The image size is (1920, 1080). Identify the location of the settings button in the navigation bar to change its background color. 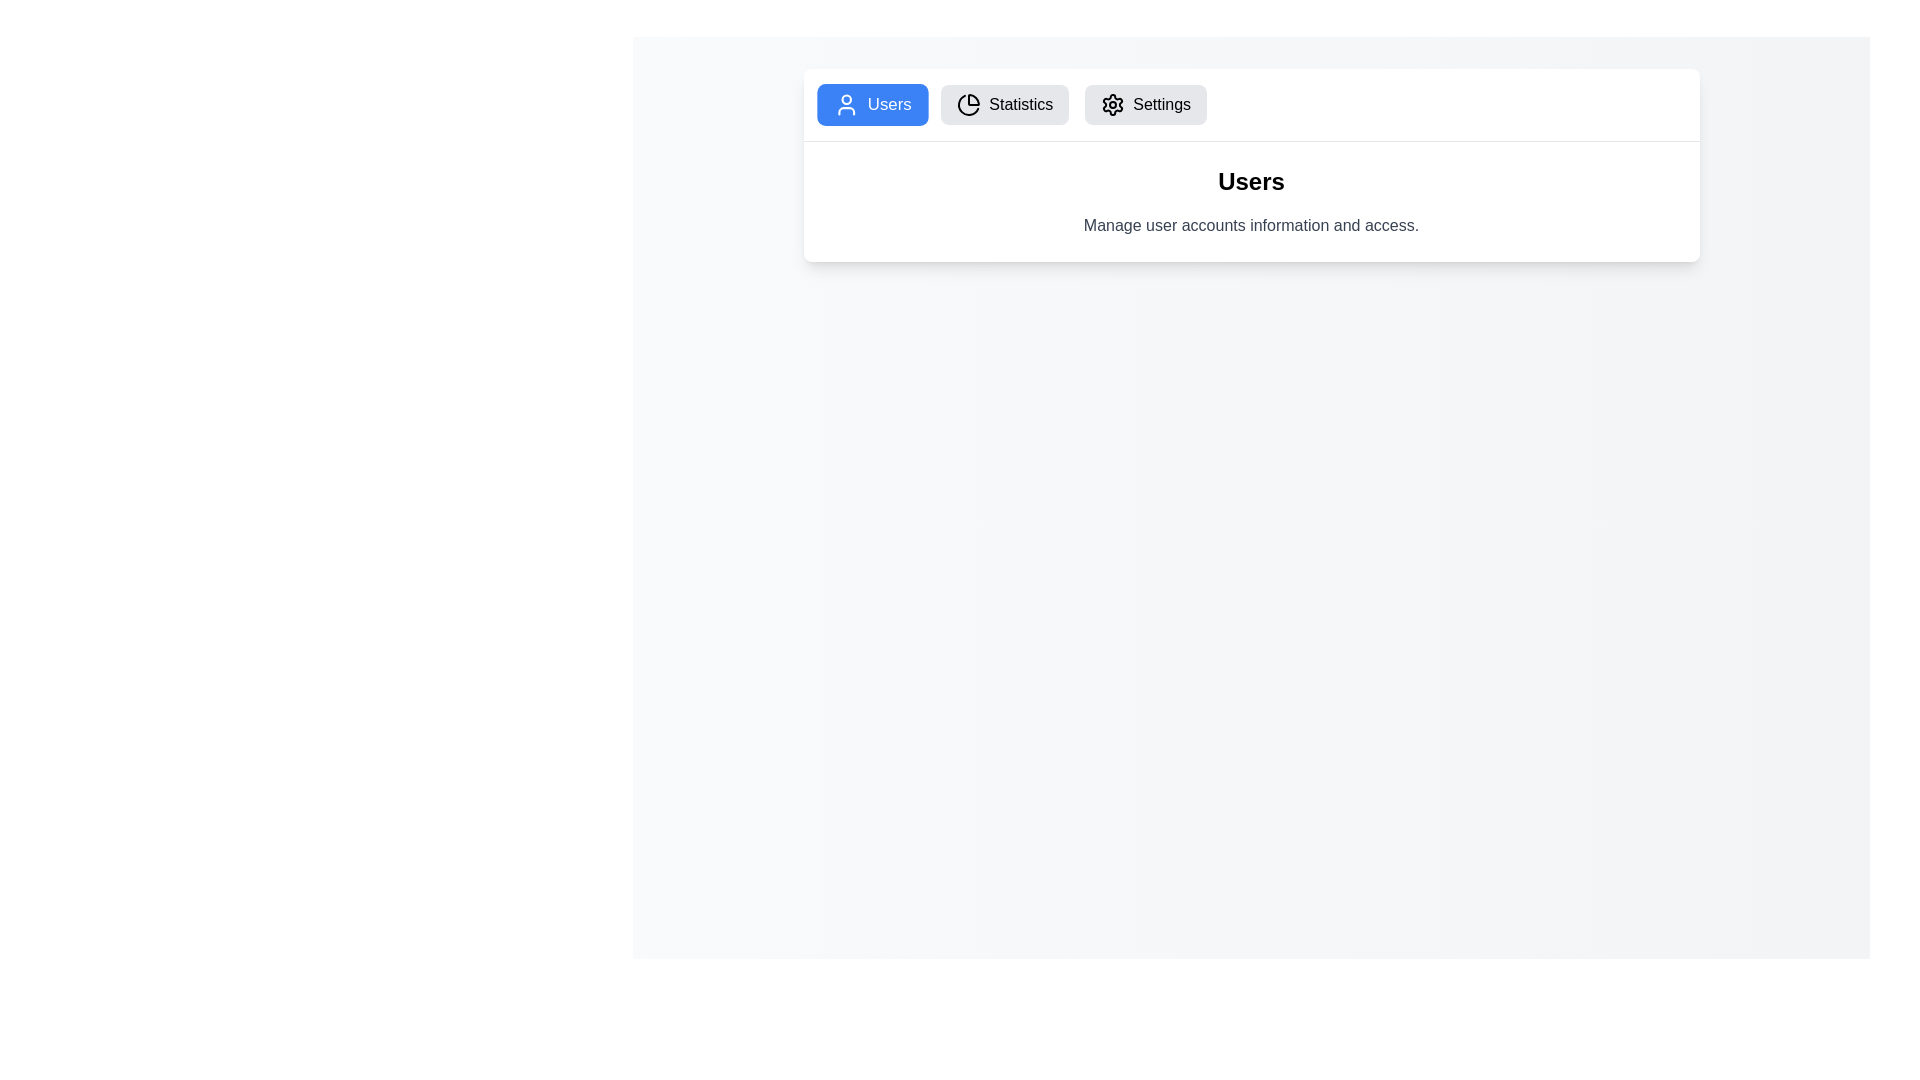
(1146, 104).